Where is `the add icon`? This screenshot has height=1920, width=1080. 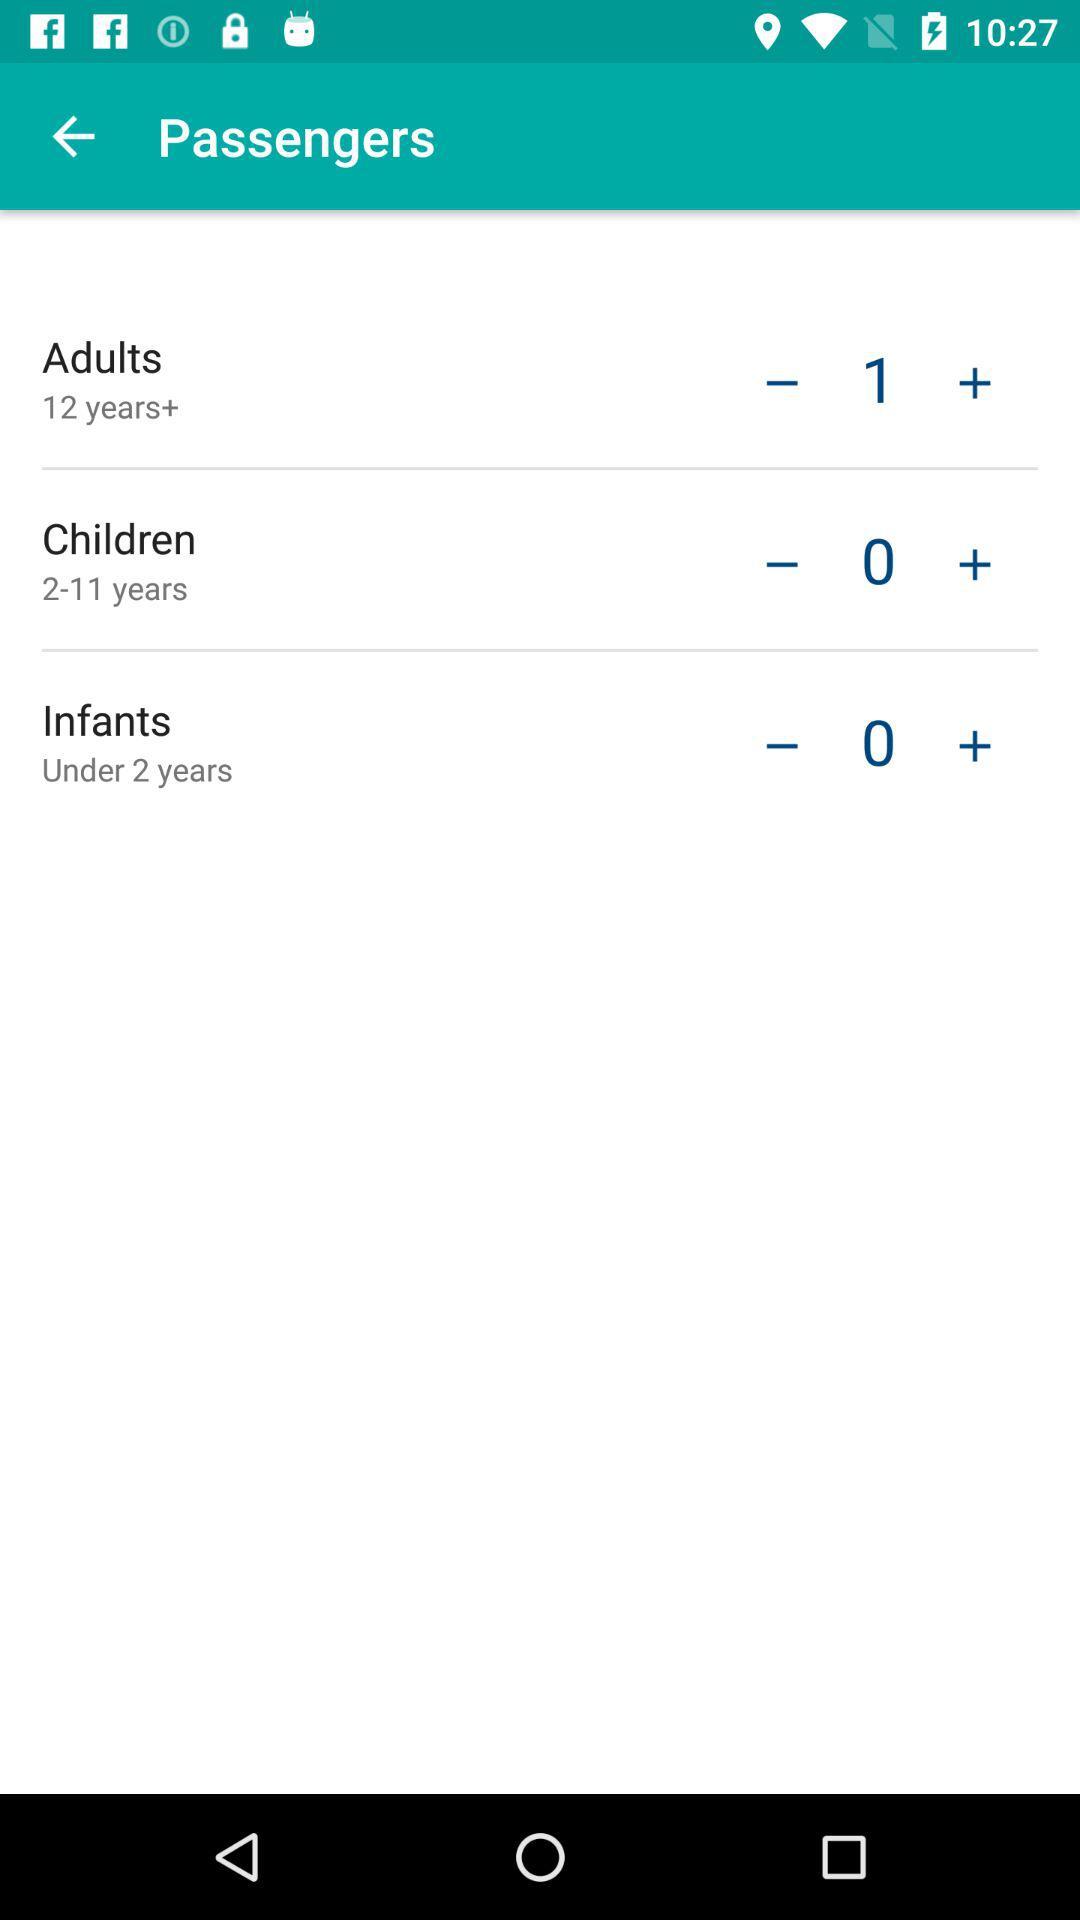 the add icon is located at coordinates (974, 742).